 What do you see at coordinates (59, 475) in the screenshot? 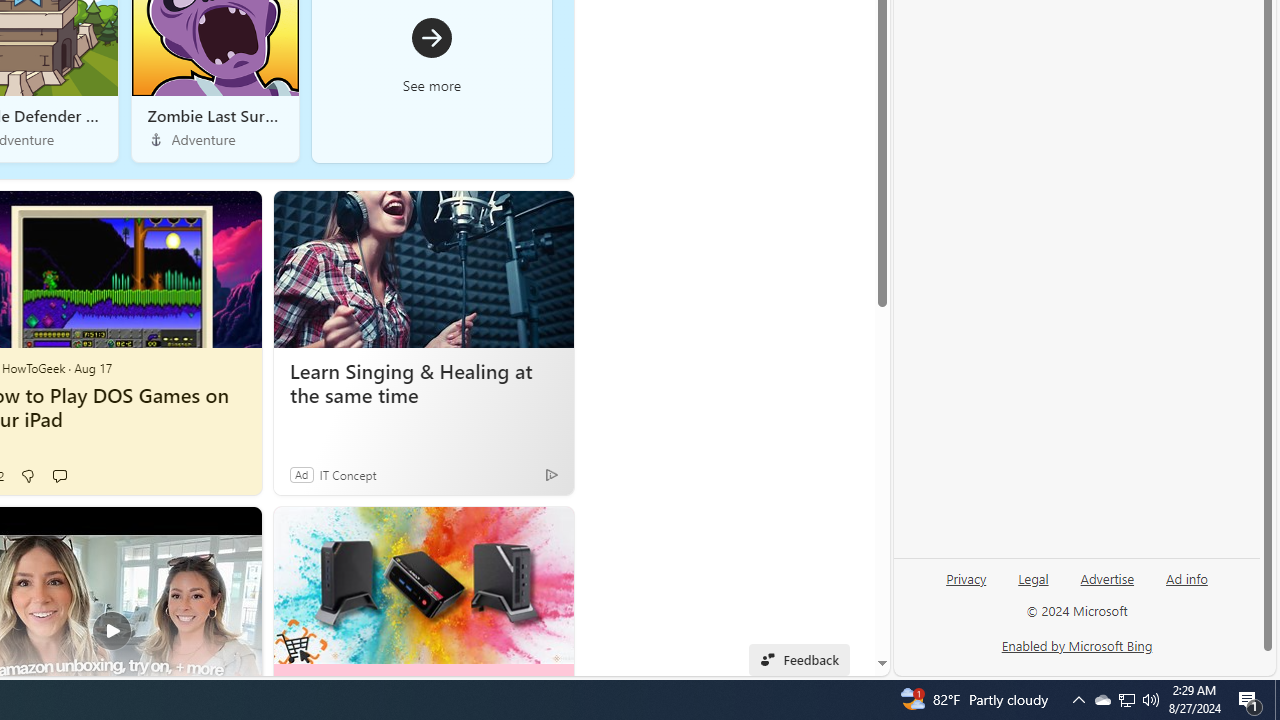
I see `'Start the conversation'` at bounding box center [59, 475].